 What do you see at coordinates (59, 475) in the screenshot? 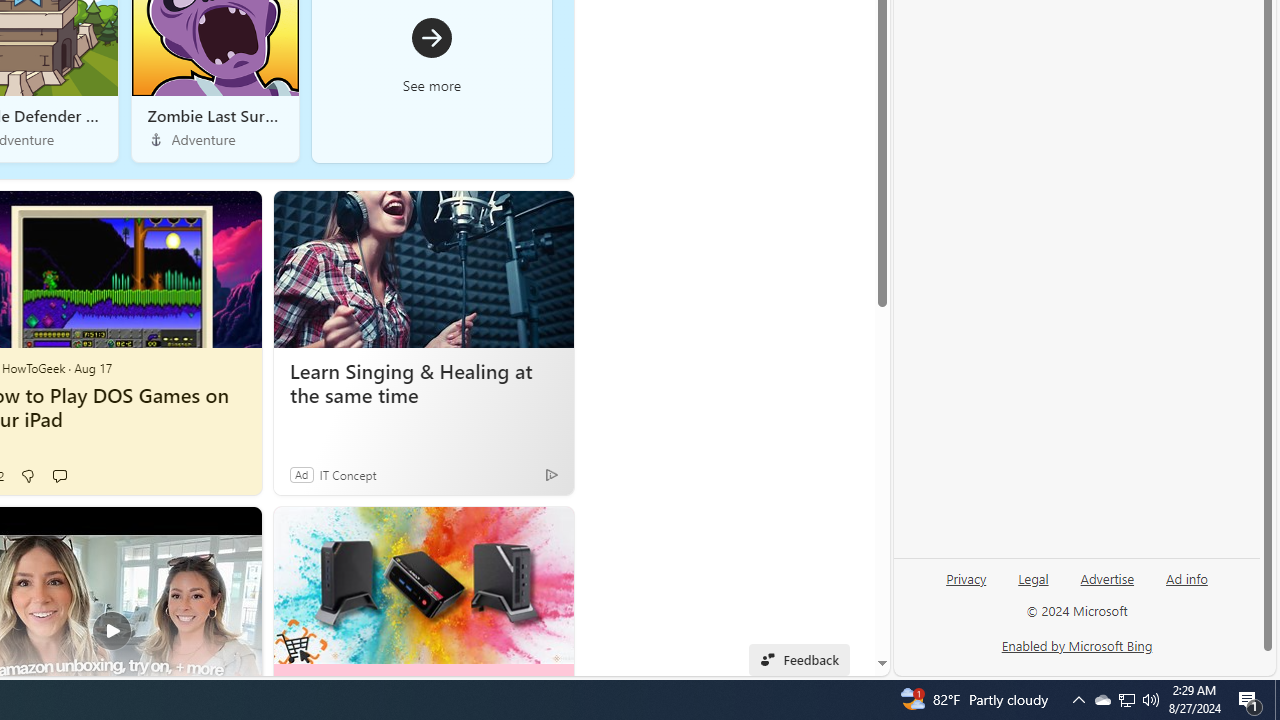
I see `'Start the conversation'` at bounding box center [59, 475].